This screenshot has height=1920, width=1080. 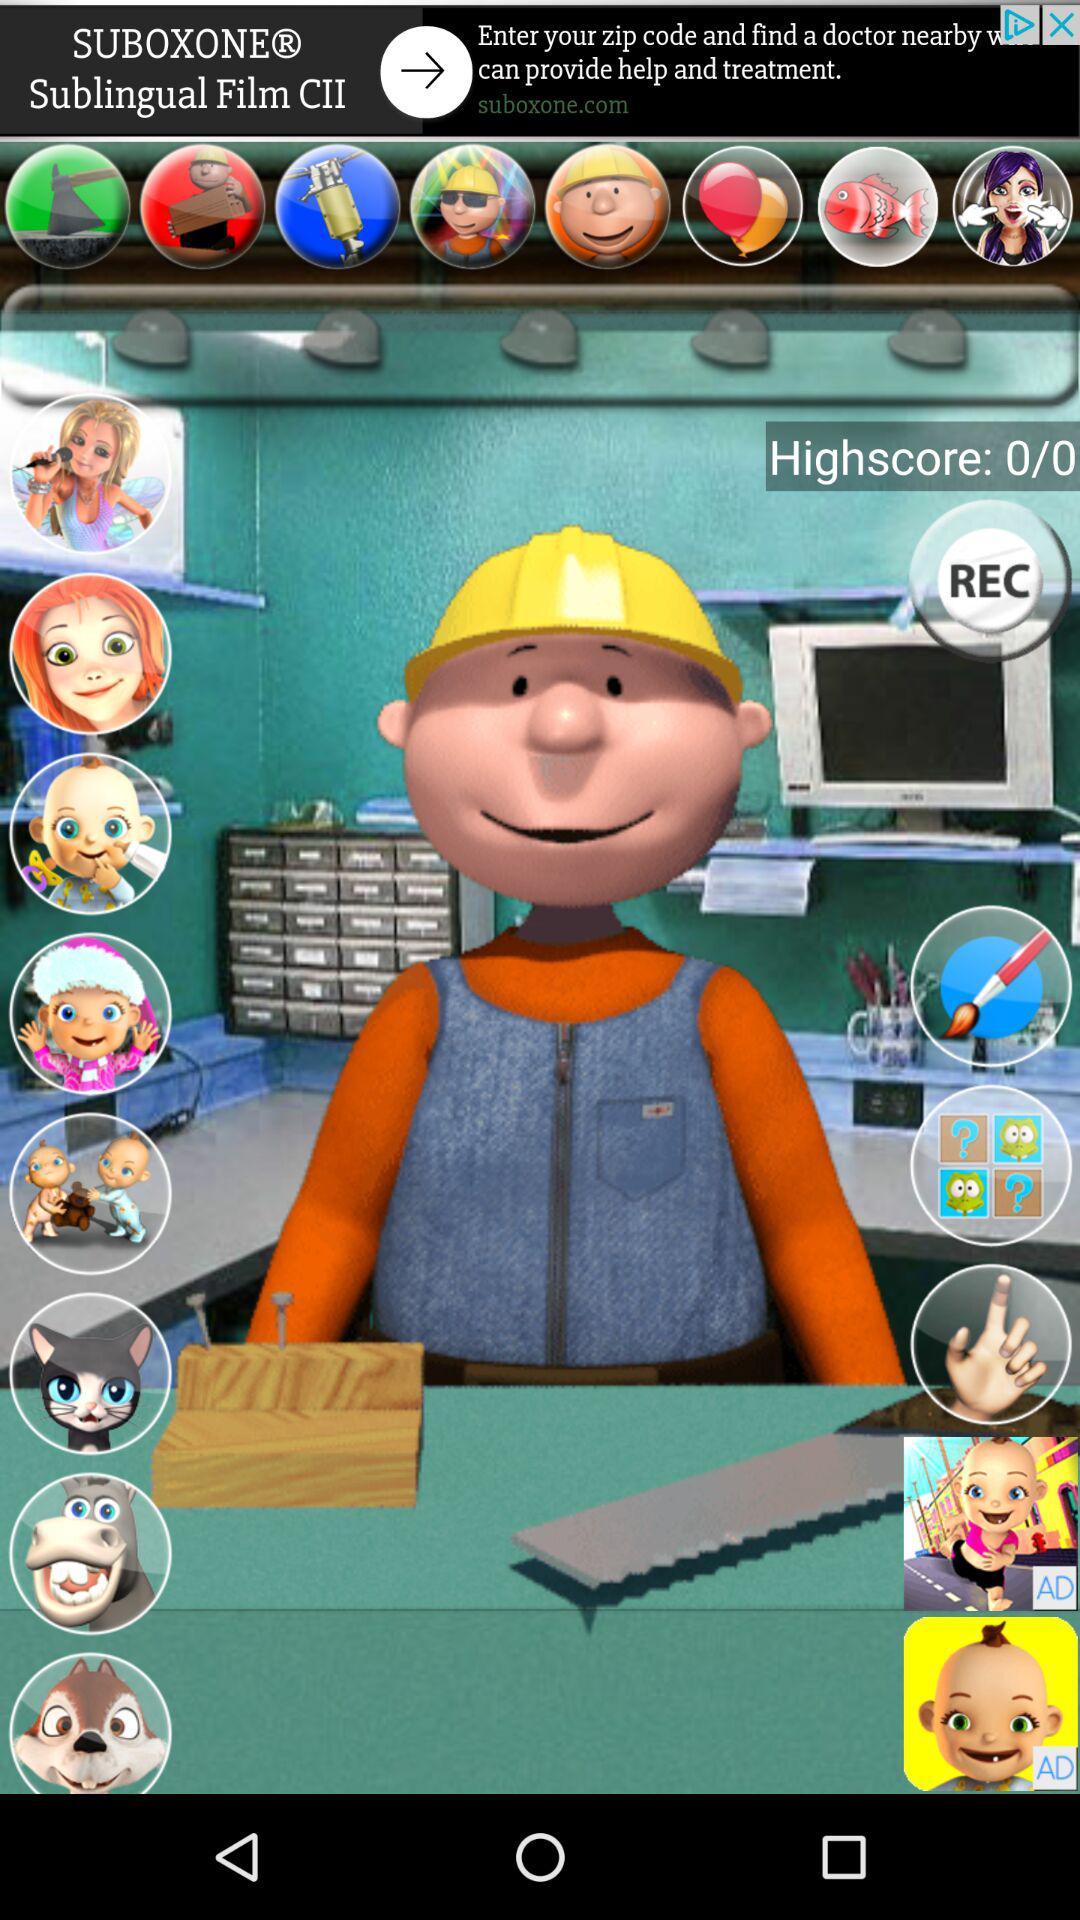 I want to click on picture, so click(x=88, y=1717).